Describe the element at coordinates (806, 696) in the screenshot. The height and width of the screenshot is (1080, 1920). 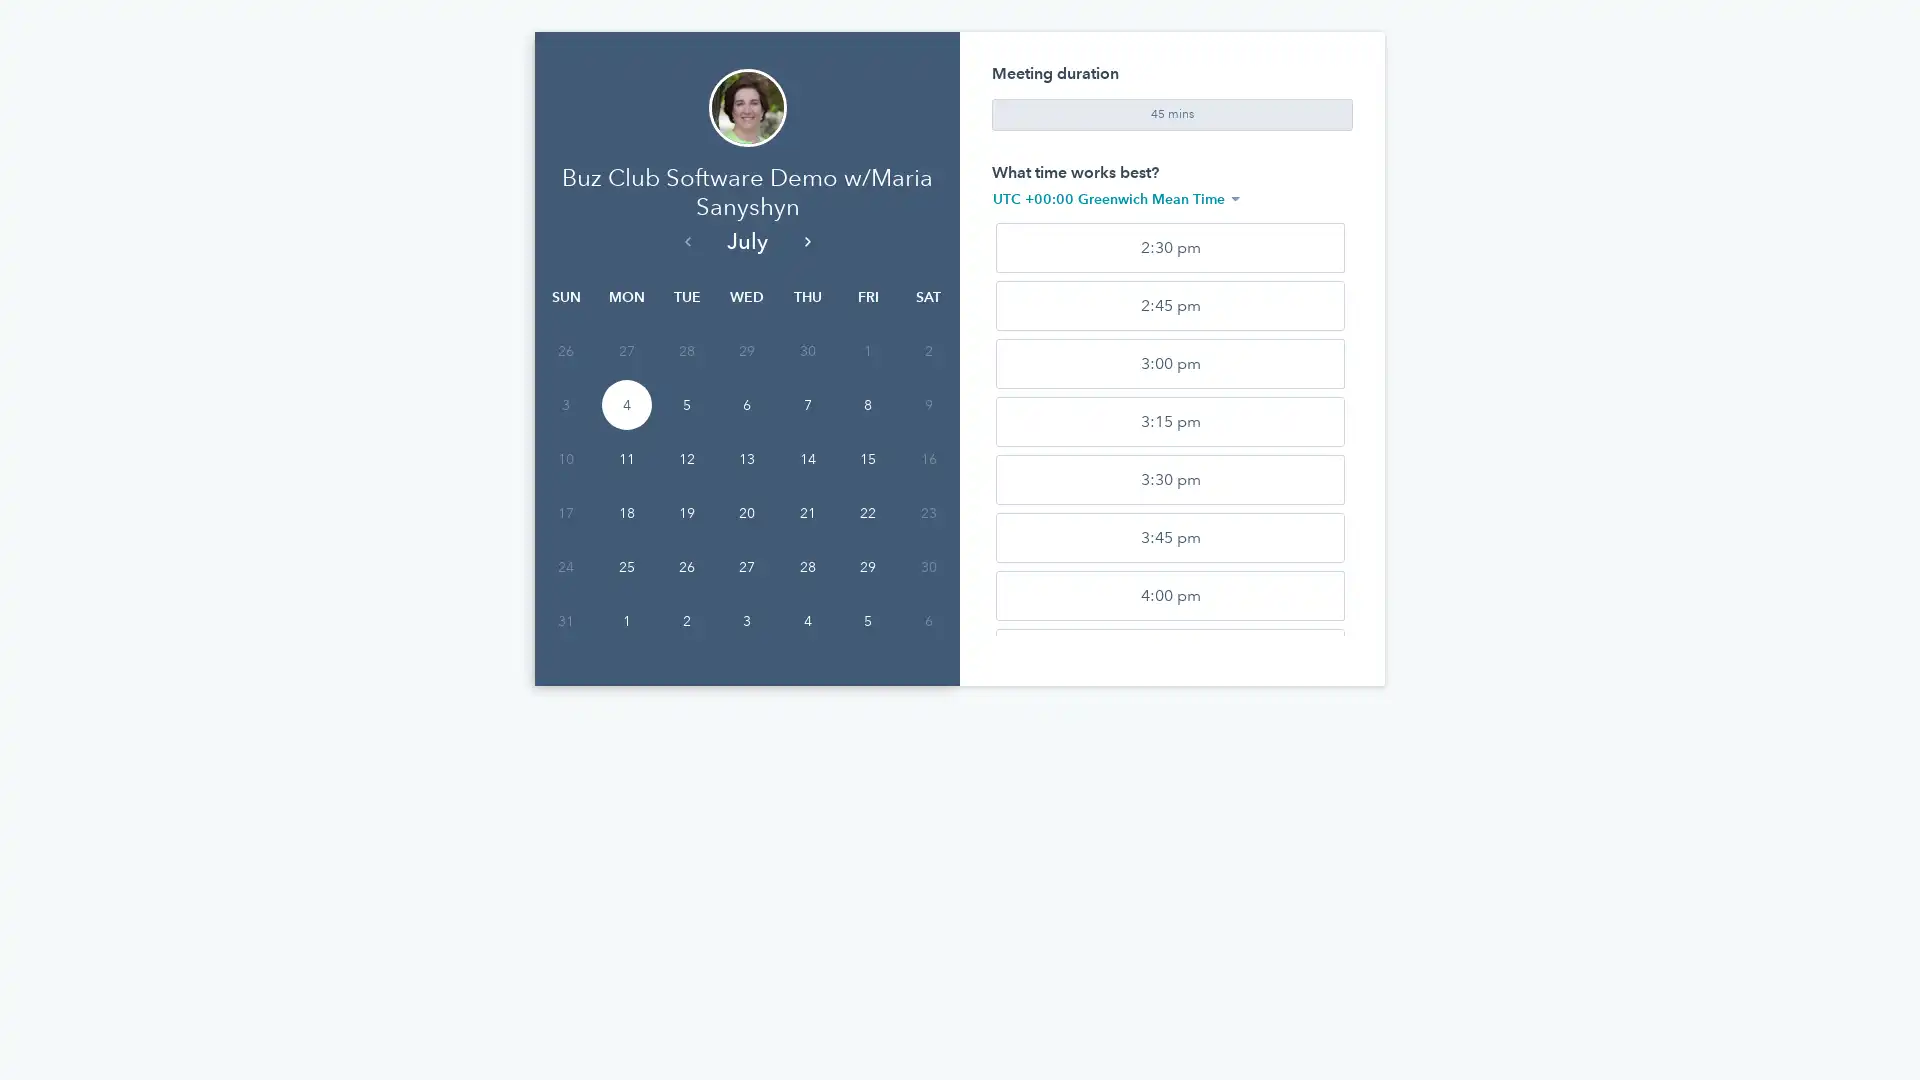
I see `August 4th` at that location.